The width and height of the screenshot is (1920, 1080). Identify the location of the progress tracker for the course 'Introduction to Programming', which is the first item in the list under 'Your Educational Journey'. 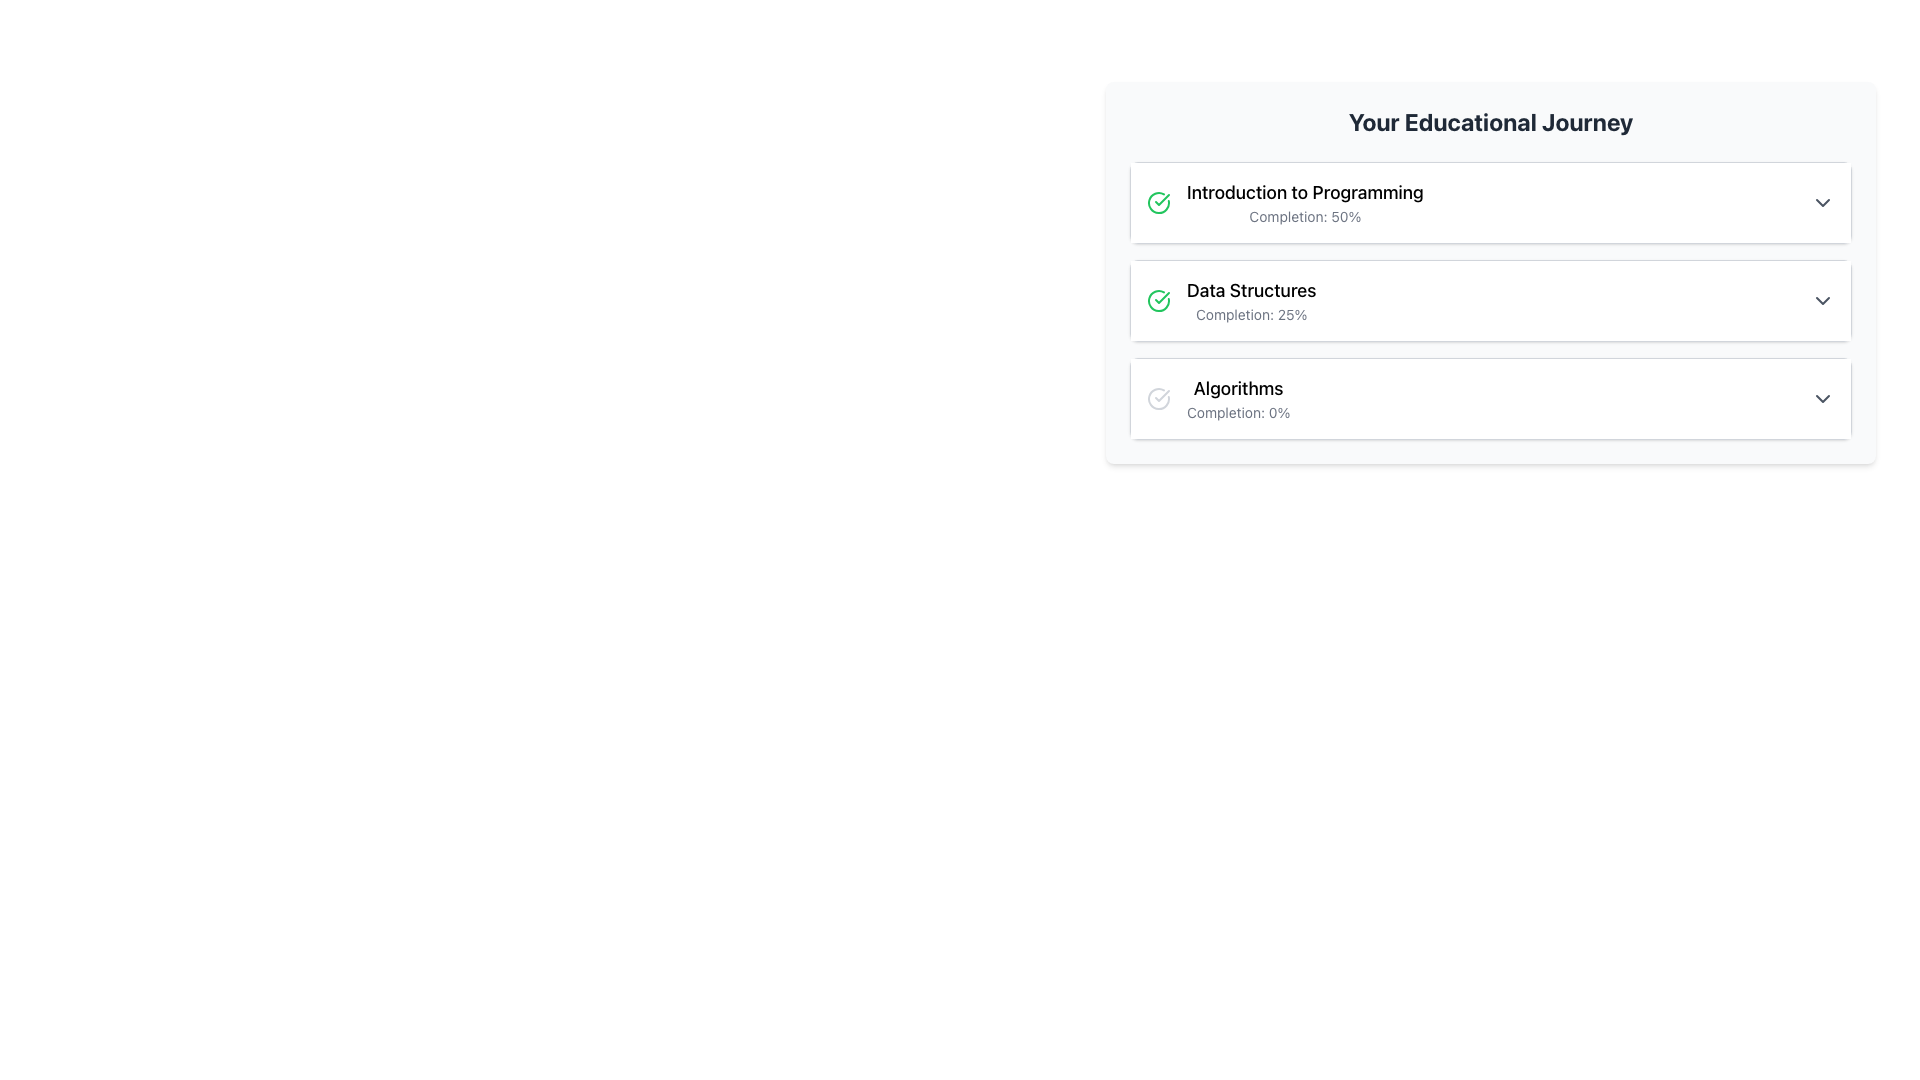
(1491, 203).